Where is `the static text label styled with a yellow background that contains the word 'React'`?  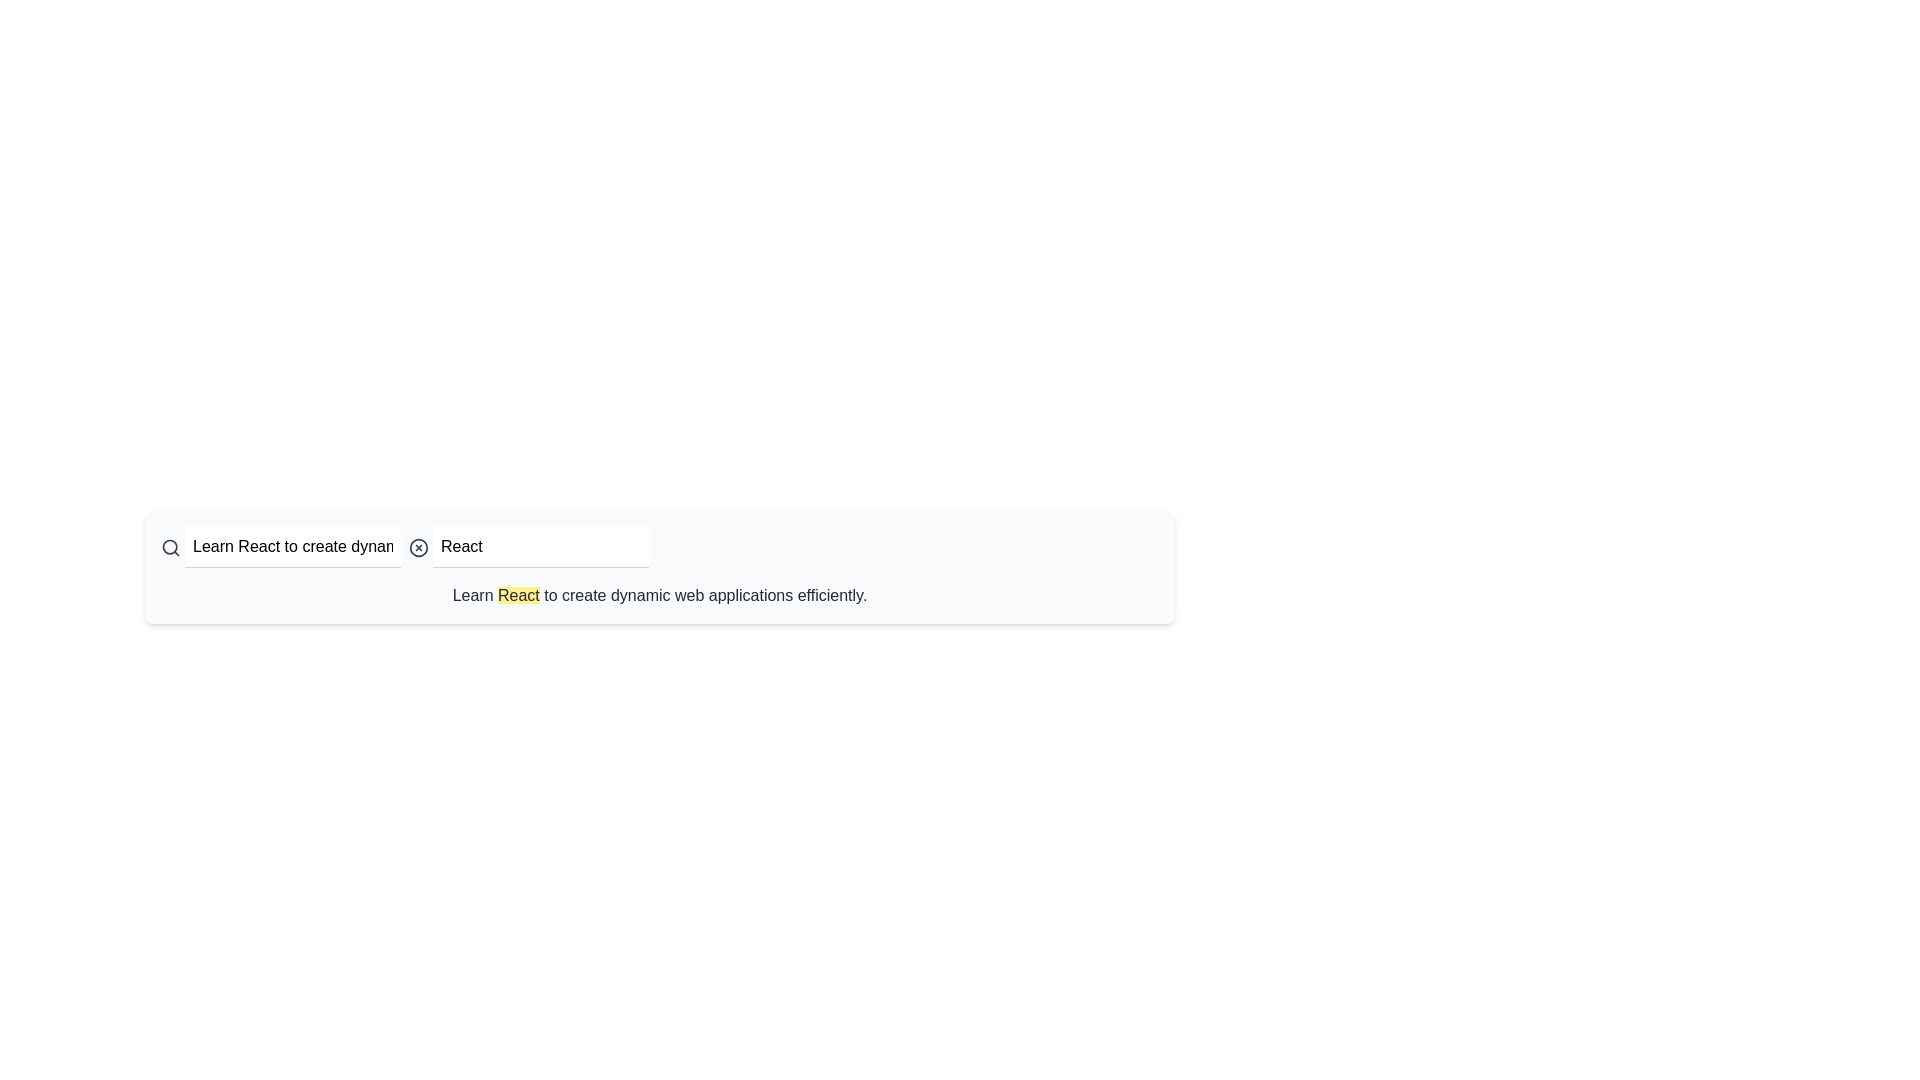 the static text label styled with a yellow background that contains the word 'React' is located at coordinates (518, 594).